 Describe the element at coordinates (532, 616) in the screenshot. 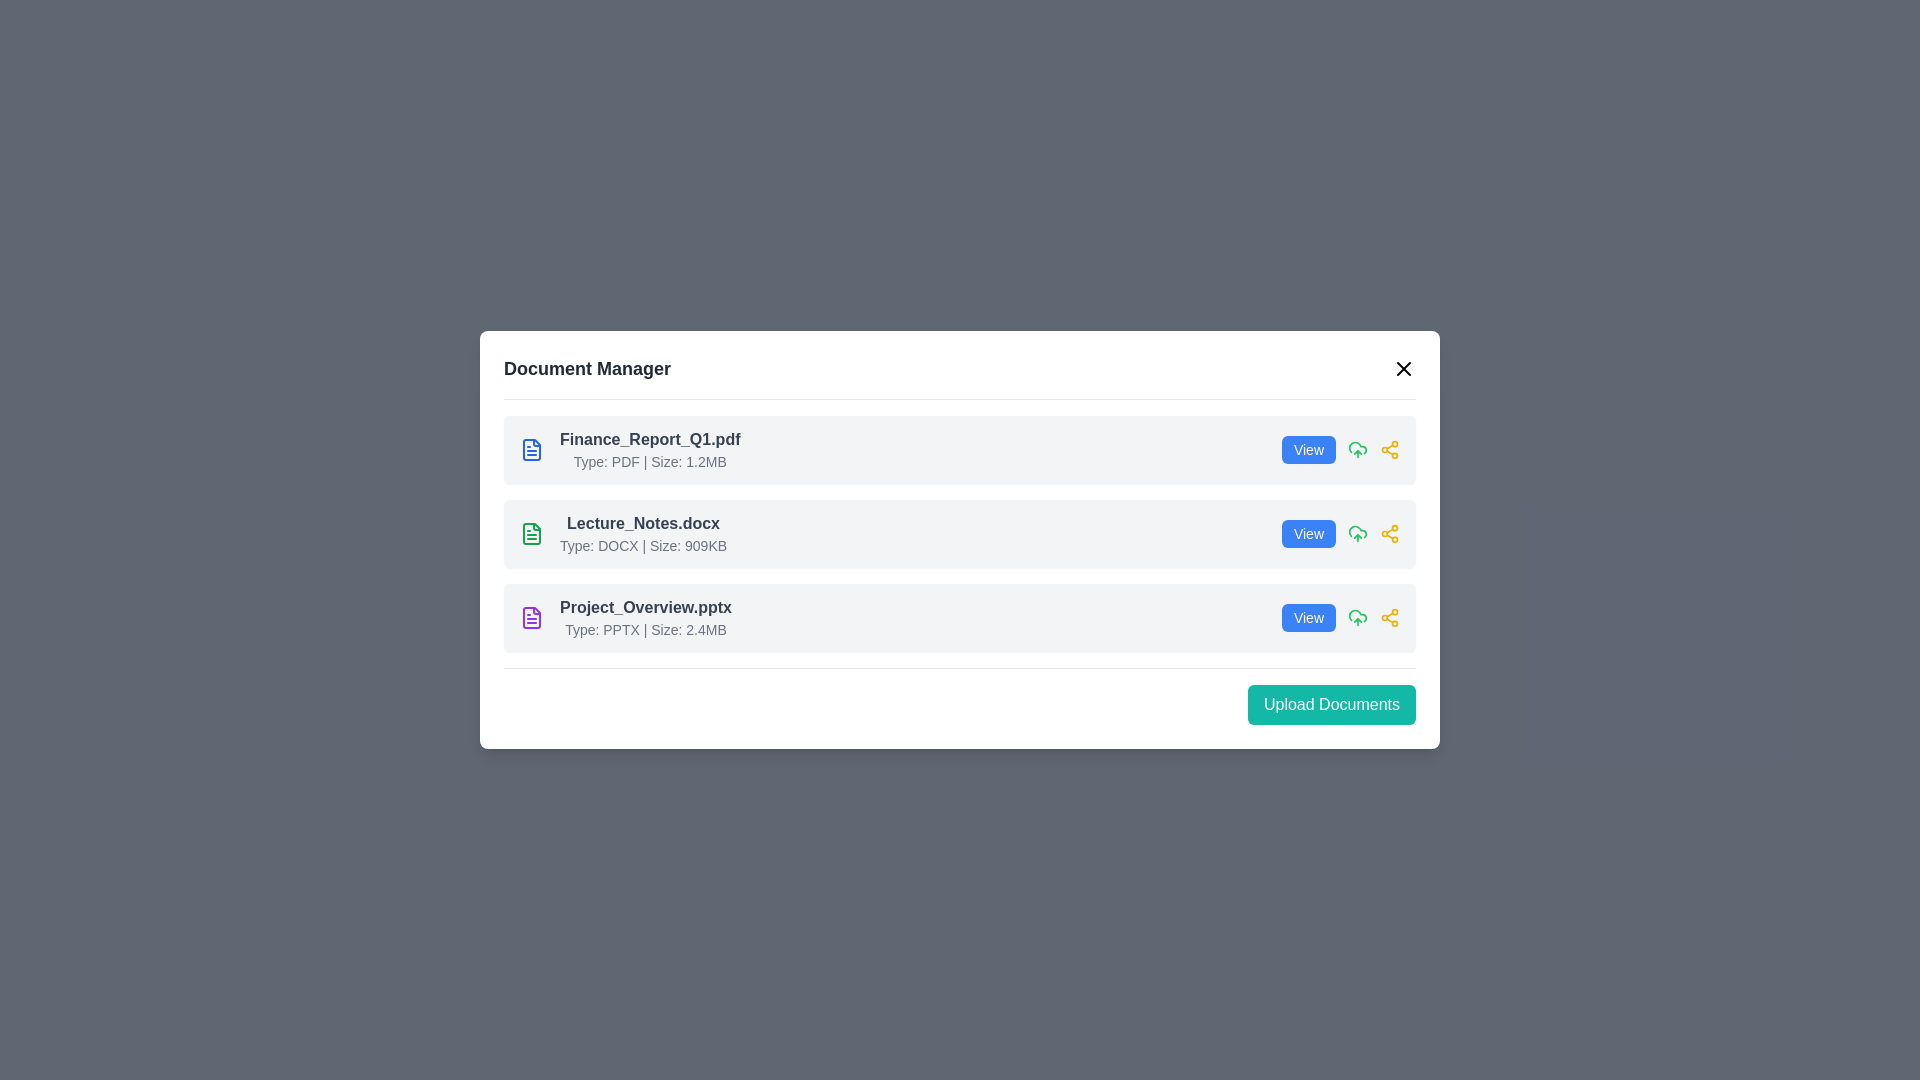

I see `the document type icon for 'Project_Overview.pptx', which is located in the third position of the Document Manager interface` at that location.